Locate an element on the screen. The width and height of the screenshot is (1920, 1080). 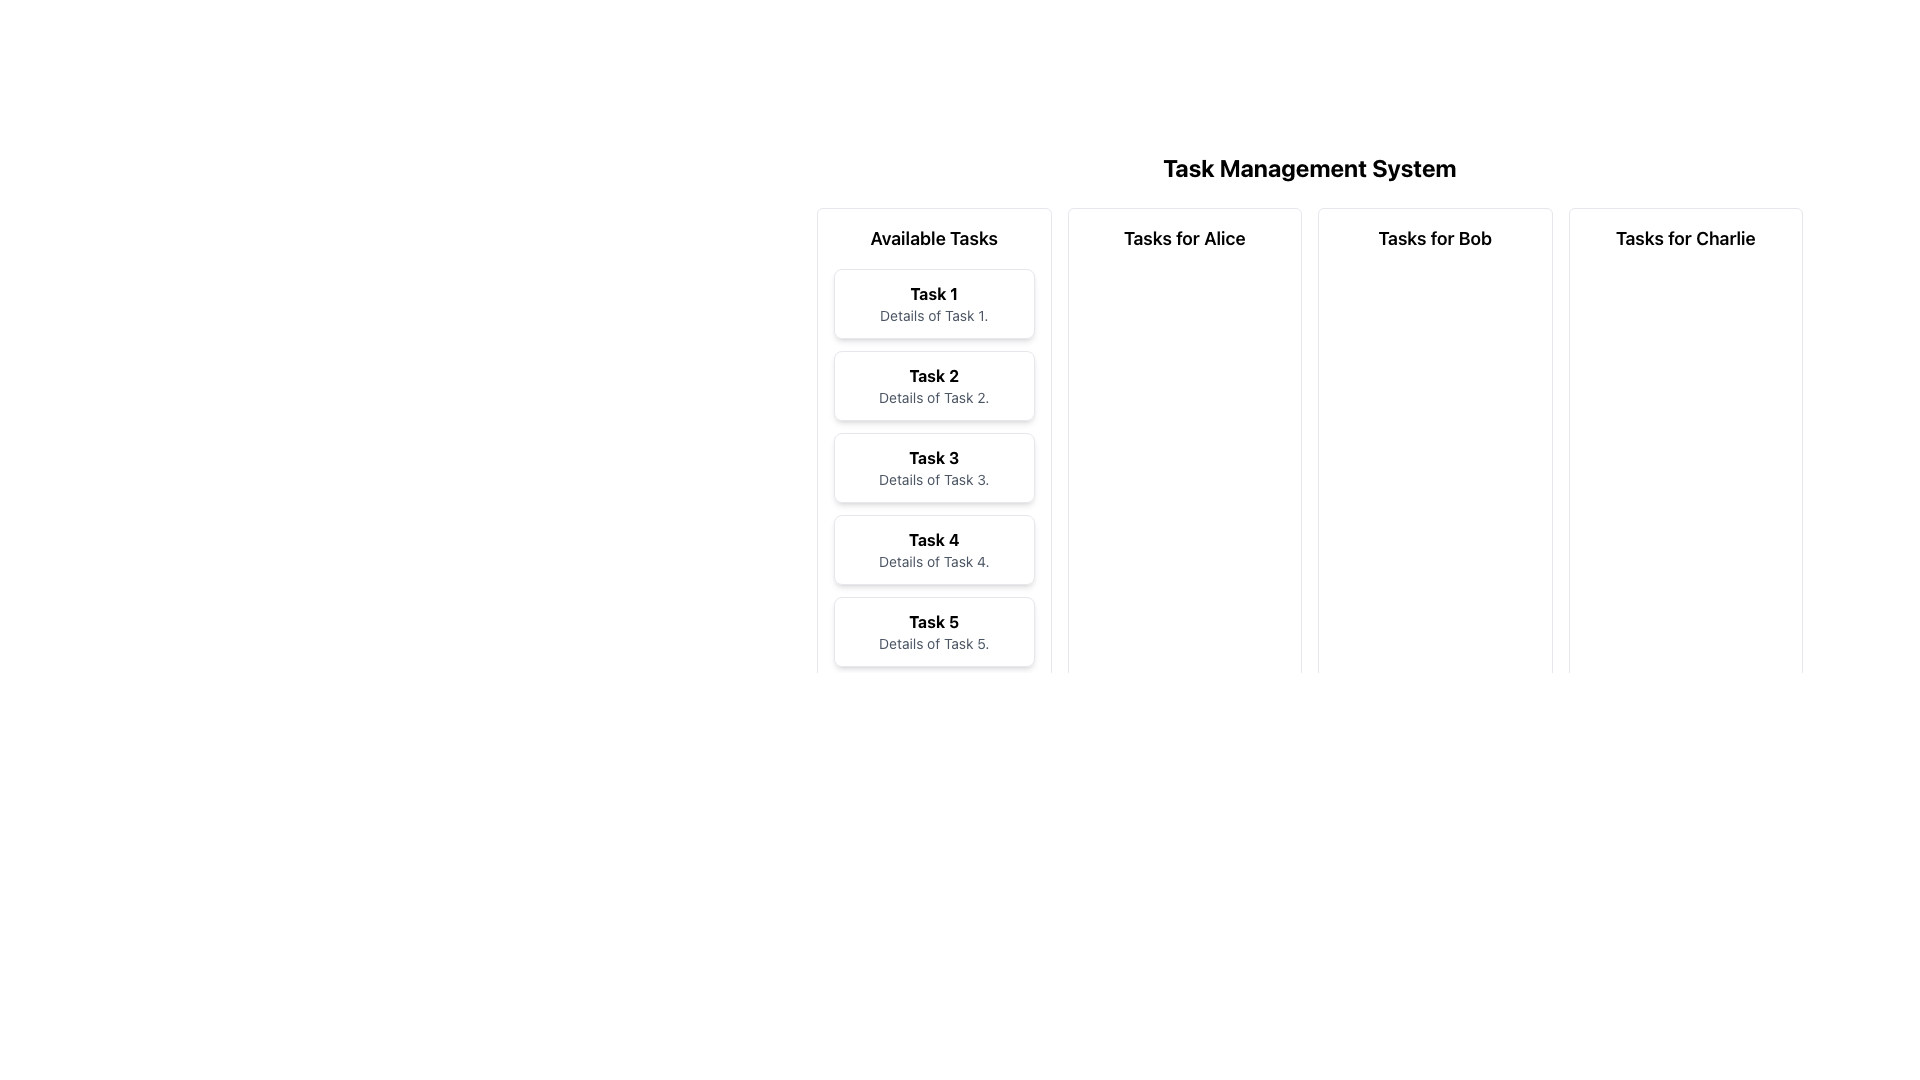
the title text of the second task card in the 'Available Tasks' column is located at coordinates (933, 375).